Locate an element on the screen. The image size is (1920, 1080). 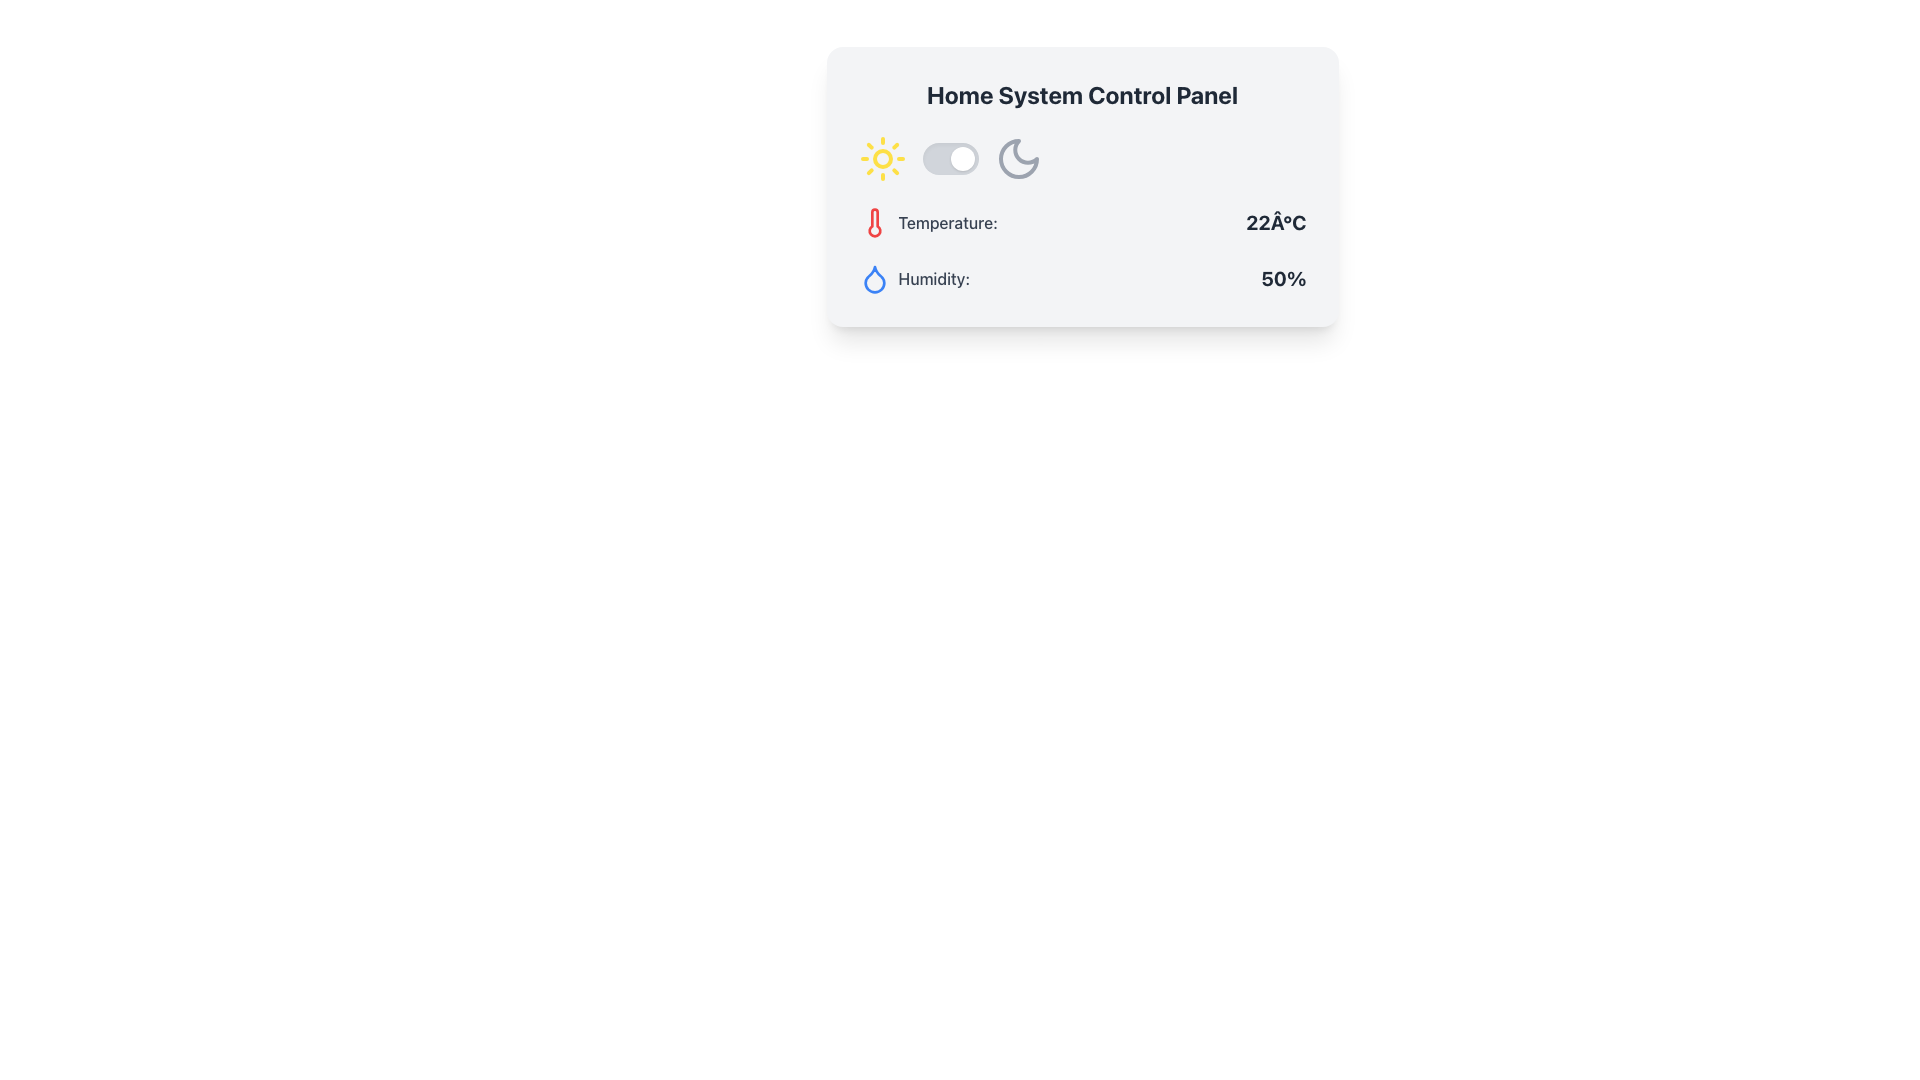
the blue water droplet icon representing humidity located to the left of the 'Humidity:' text, as a reference is located at coordinates (874, 278).